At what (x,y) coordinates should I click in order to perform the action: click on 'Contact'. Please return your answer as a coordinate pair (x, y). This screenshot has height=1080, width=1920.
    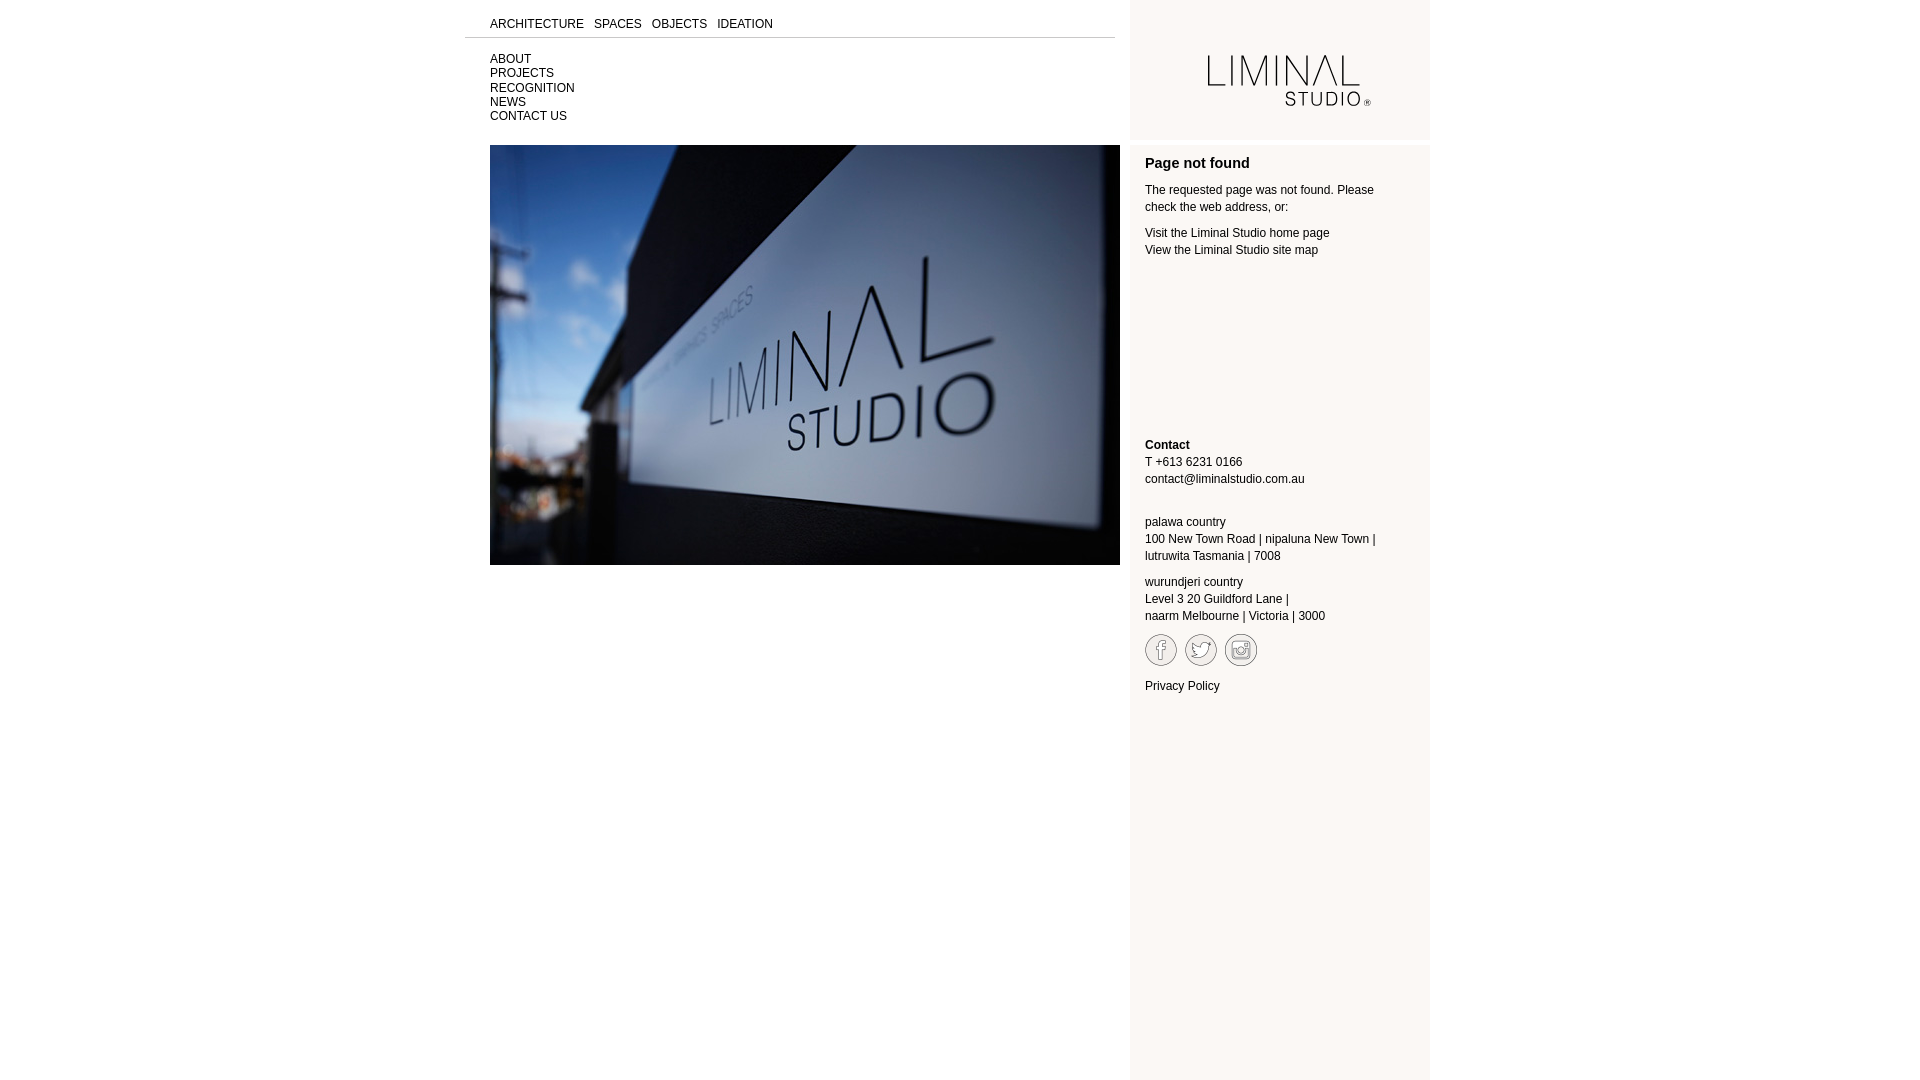
    Looking at the image, I should click on (1167, 443).